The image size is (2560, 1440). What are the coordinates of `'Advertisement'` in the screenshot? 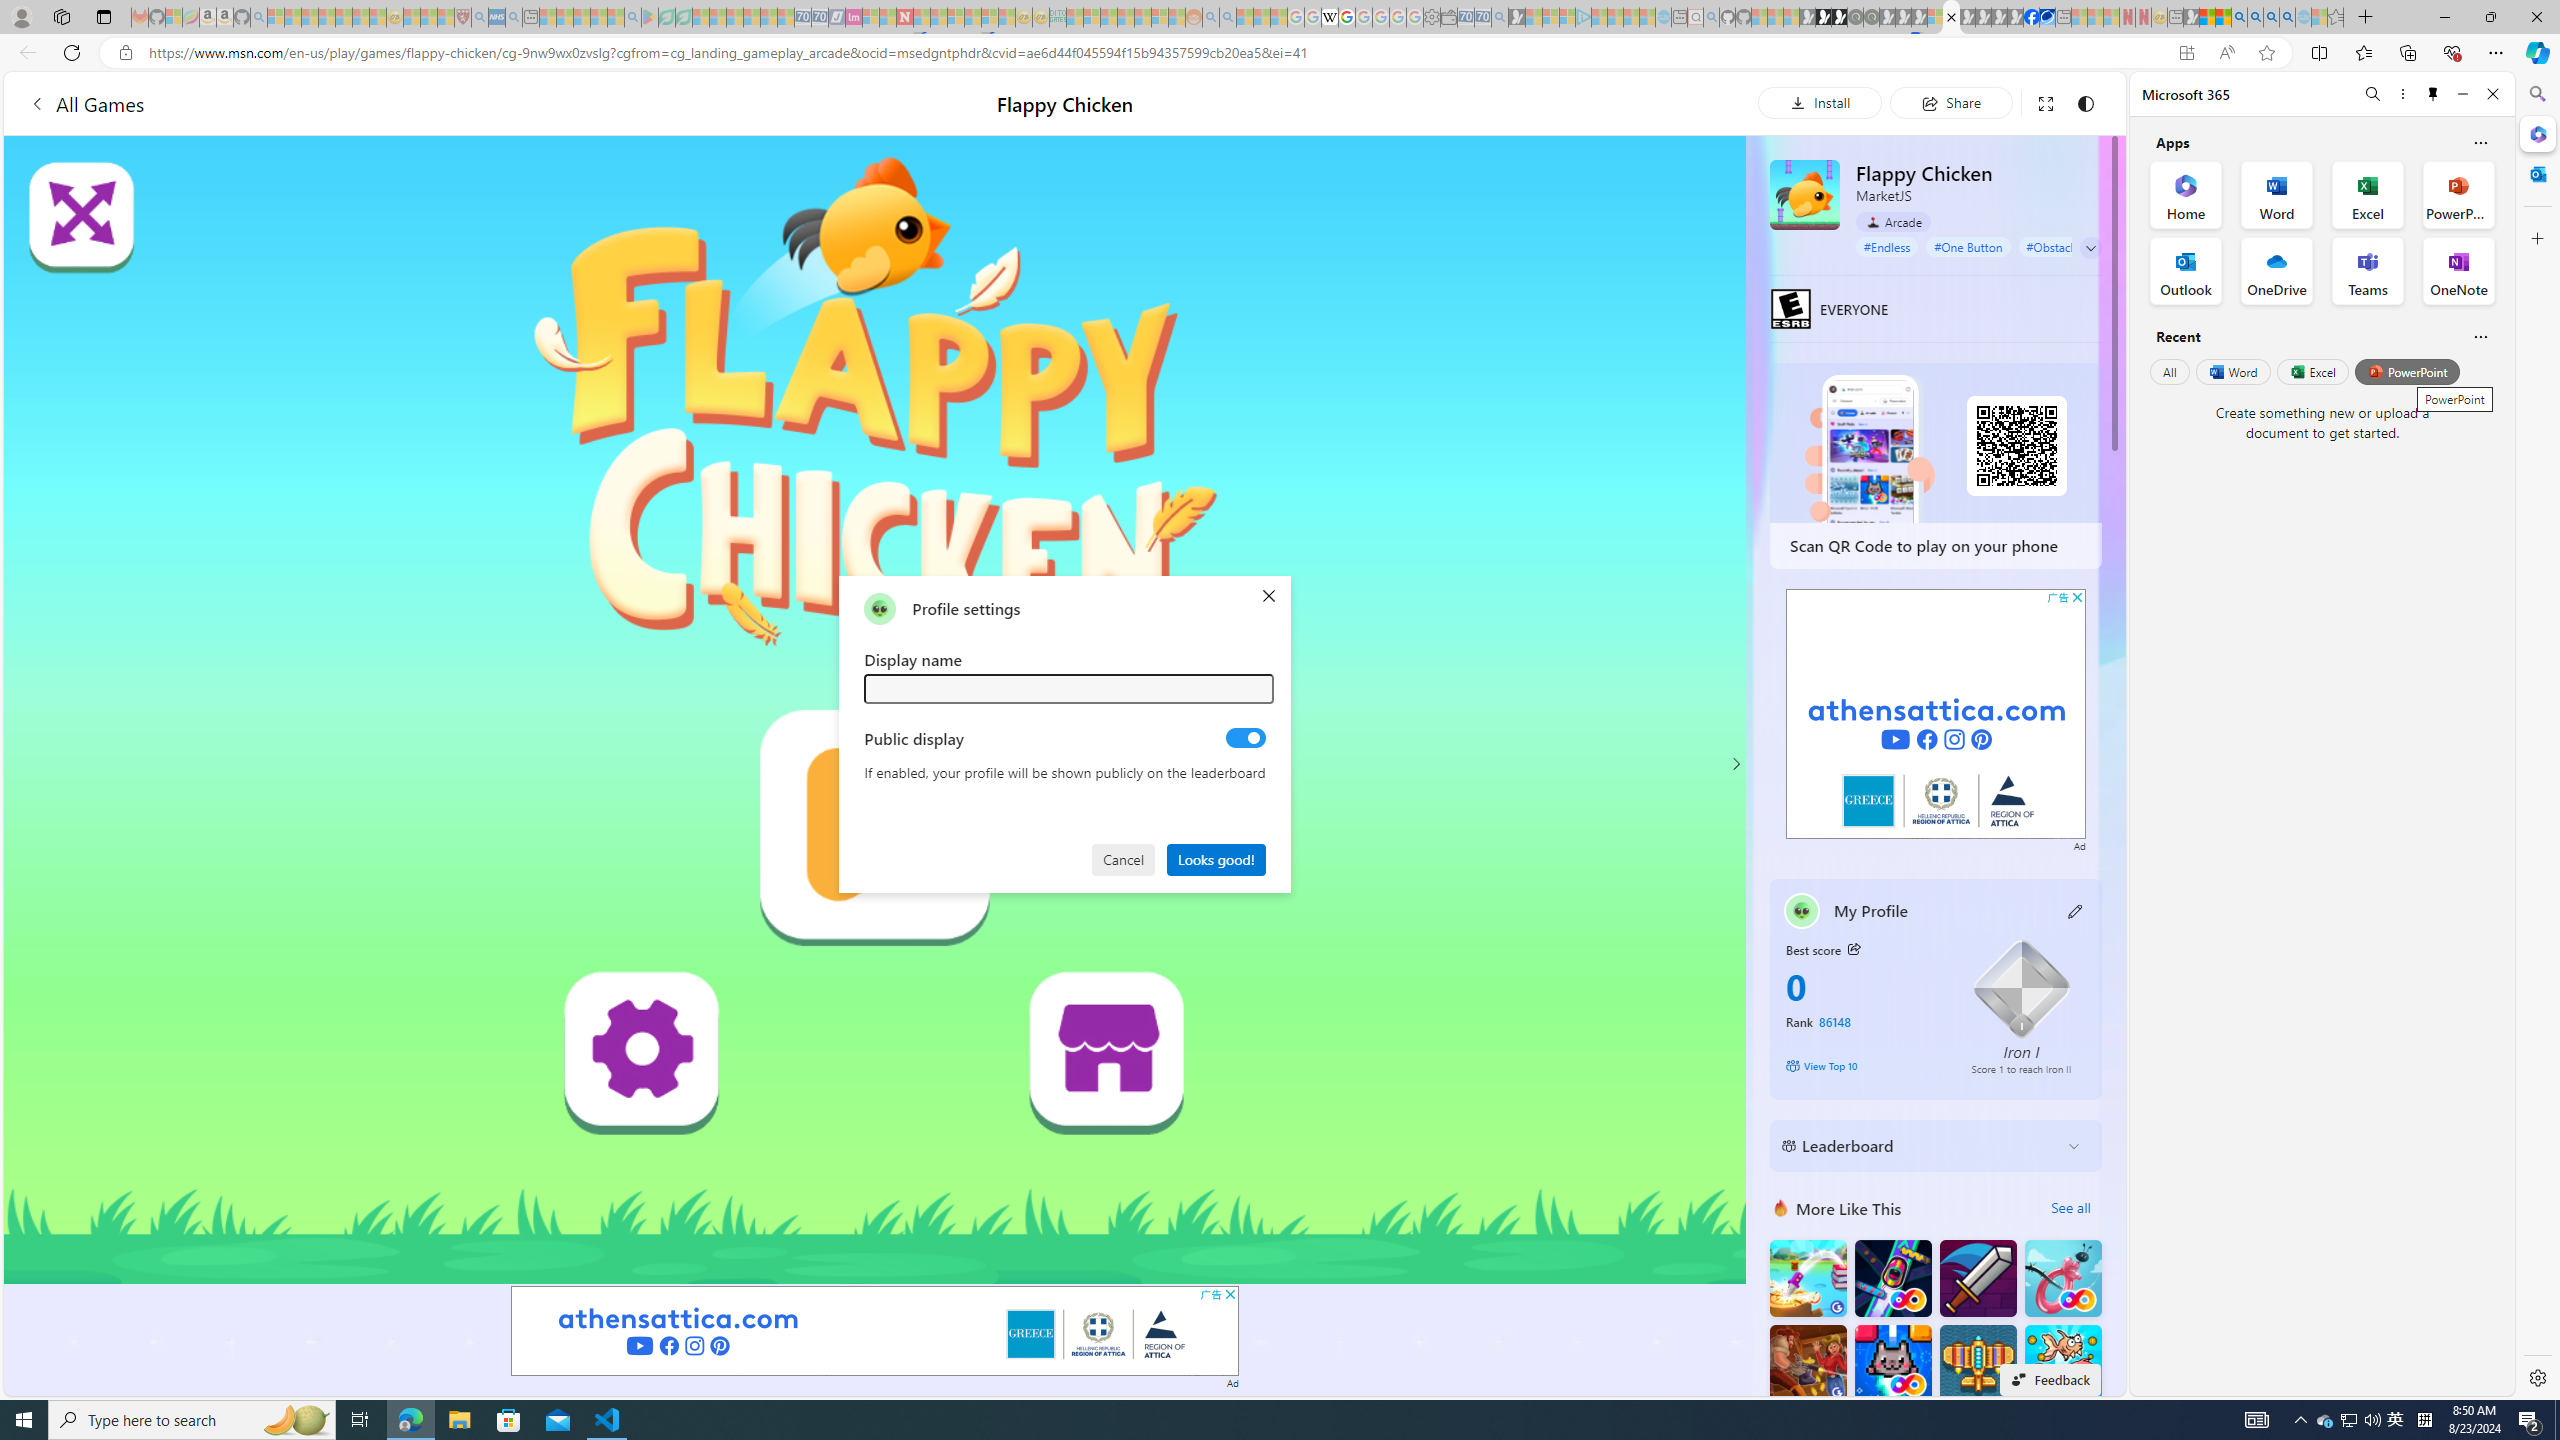 It's located at (1936, 713).